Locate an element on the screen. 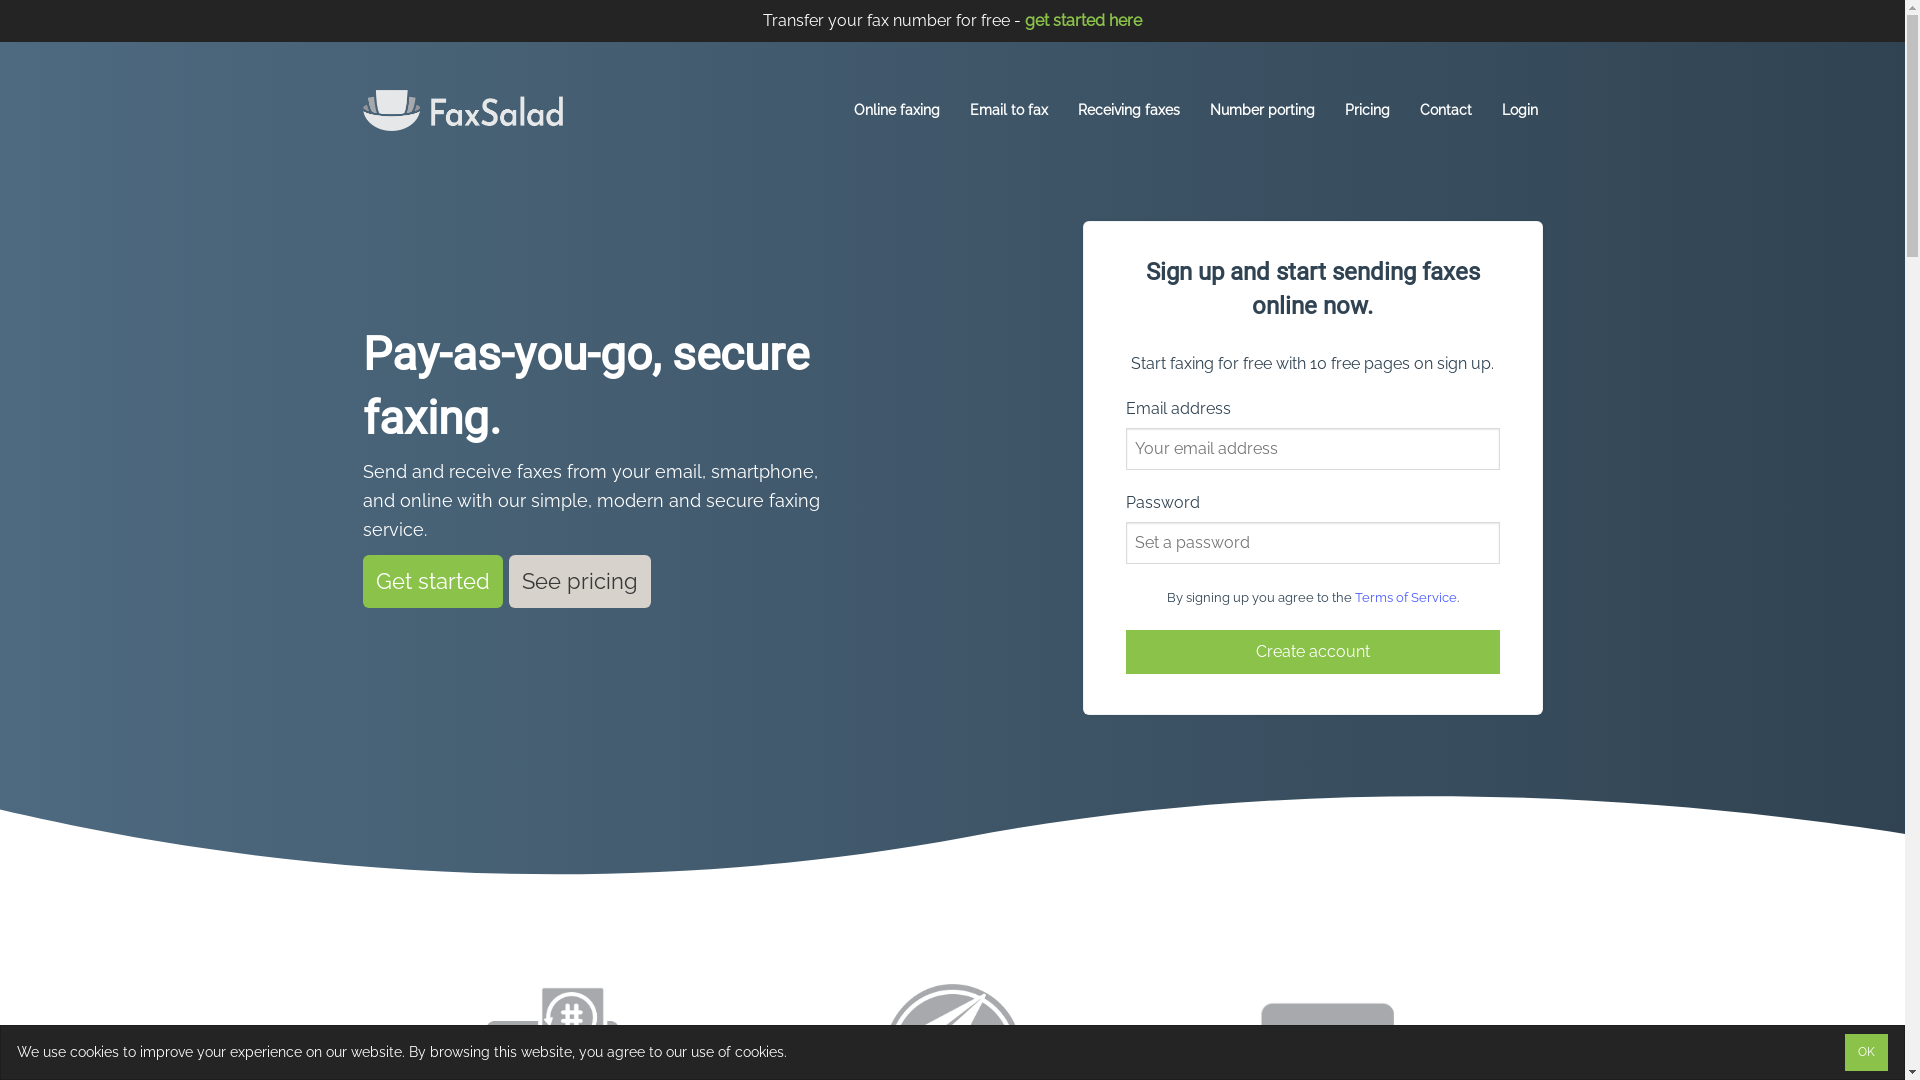 Image resolution: width=1920 pixels, height=1080 pixels. 'Create account' is located at coordinates (1313, 651).